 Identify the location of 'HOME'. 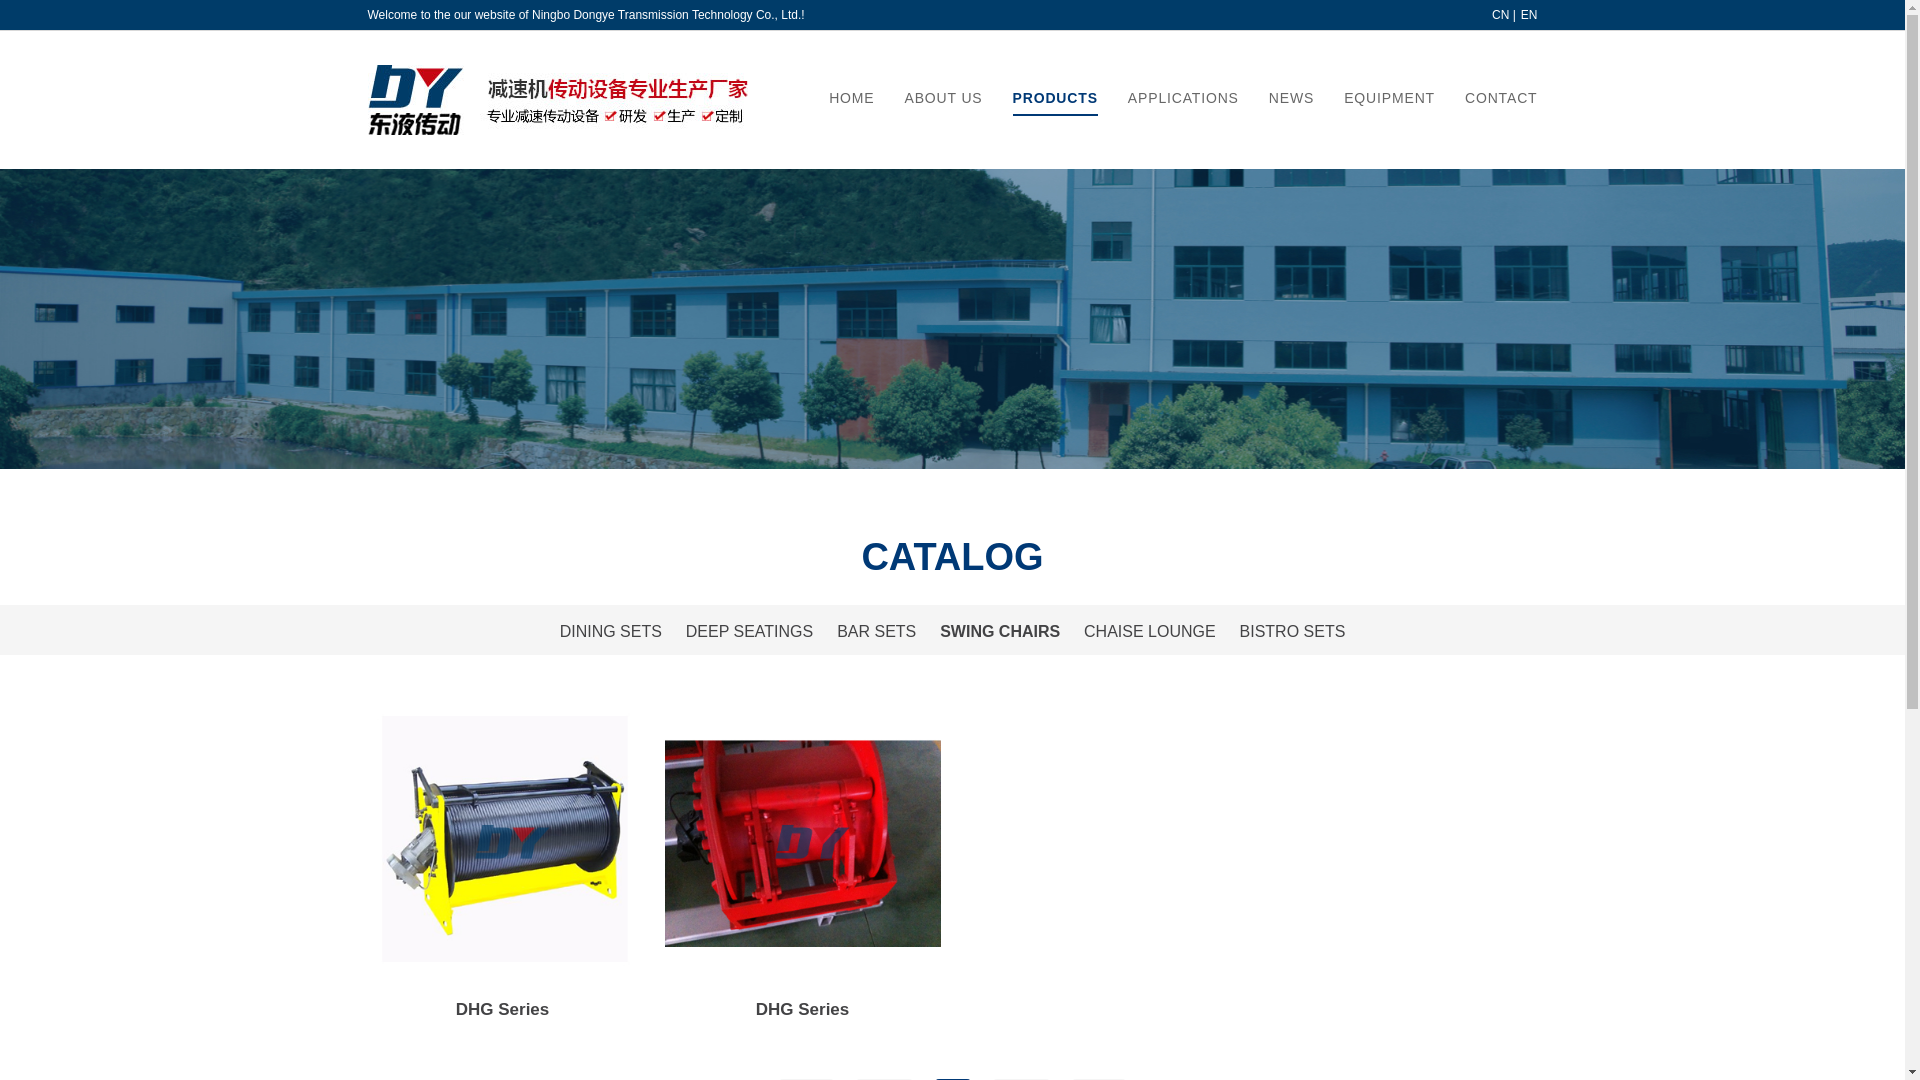
(851, 97).